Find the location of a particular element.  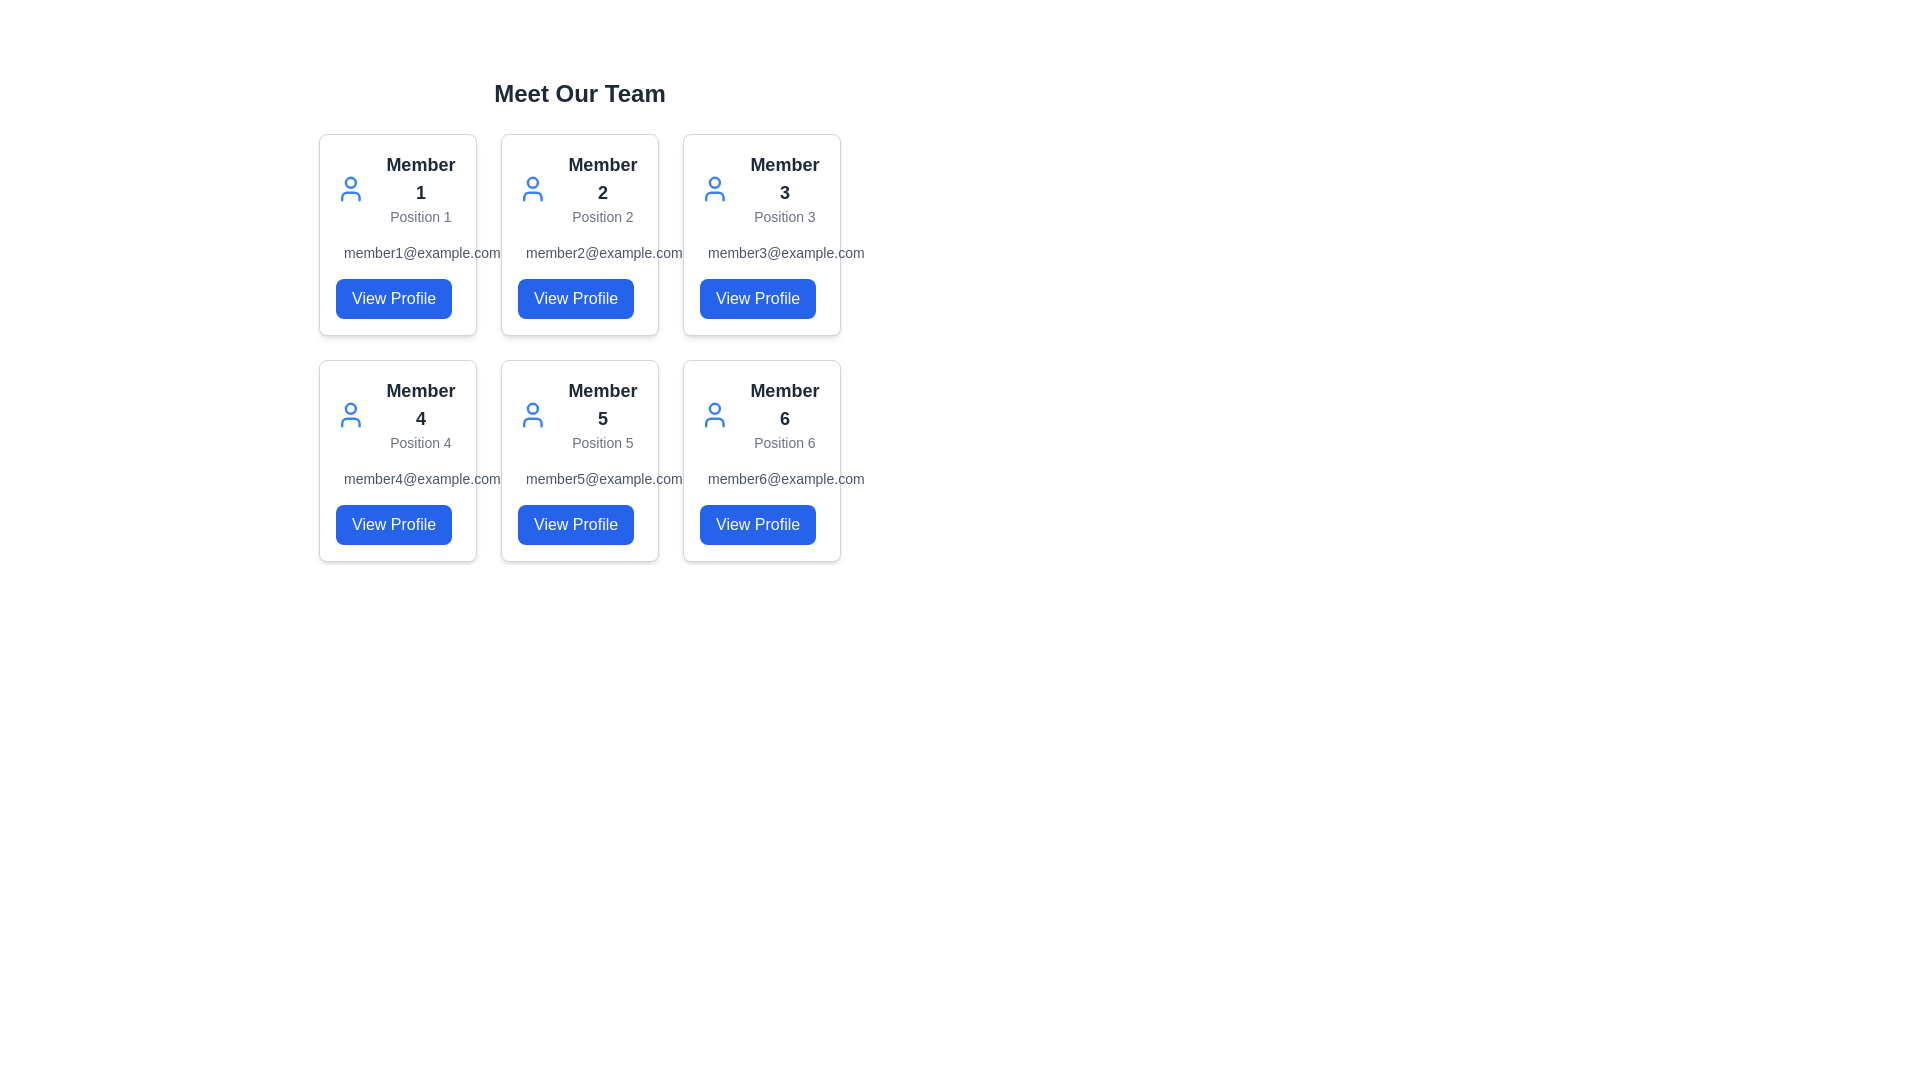

the static text field that displays the designation or role associated with 'Member 6', positioned below 'Member 6' and above the email address and 'View Profile' button in the last card of the grid layout is located at coordinates (783, 442).